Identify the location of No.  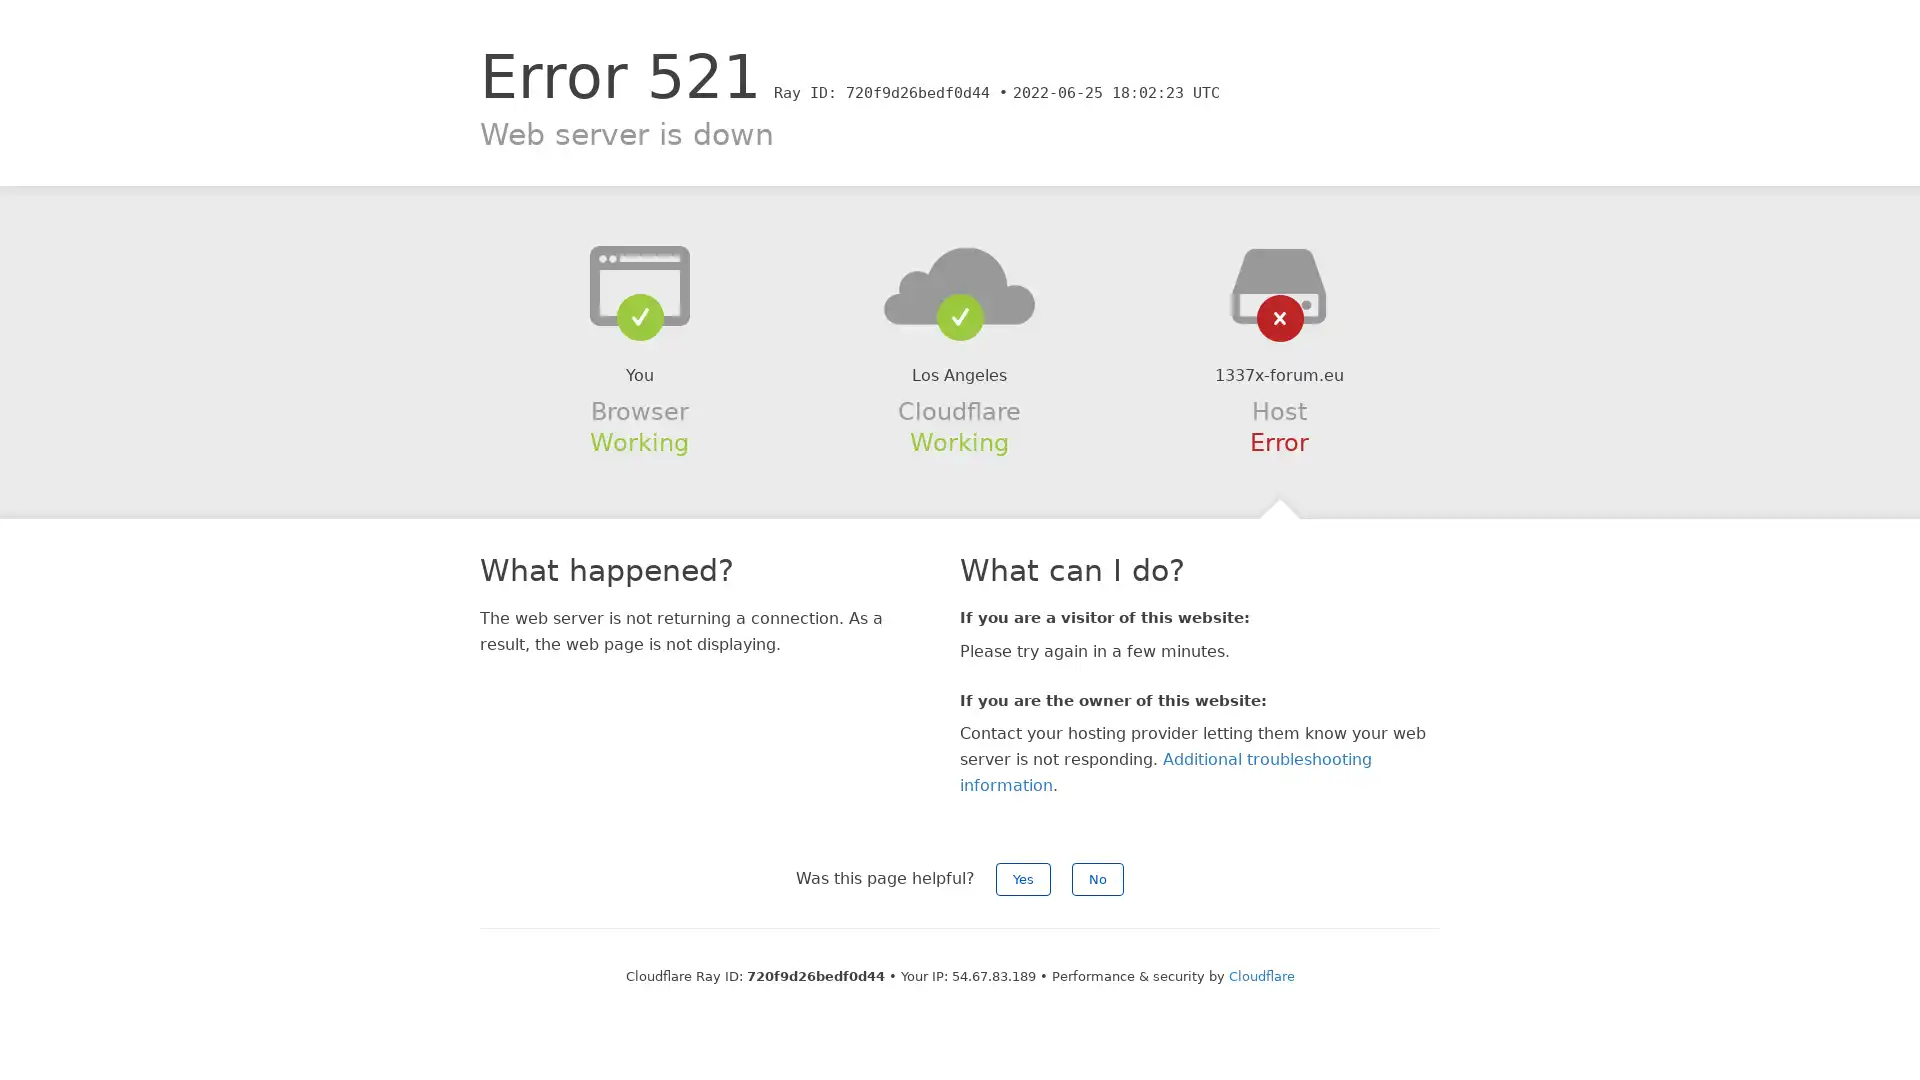
(1097, 878).